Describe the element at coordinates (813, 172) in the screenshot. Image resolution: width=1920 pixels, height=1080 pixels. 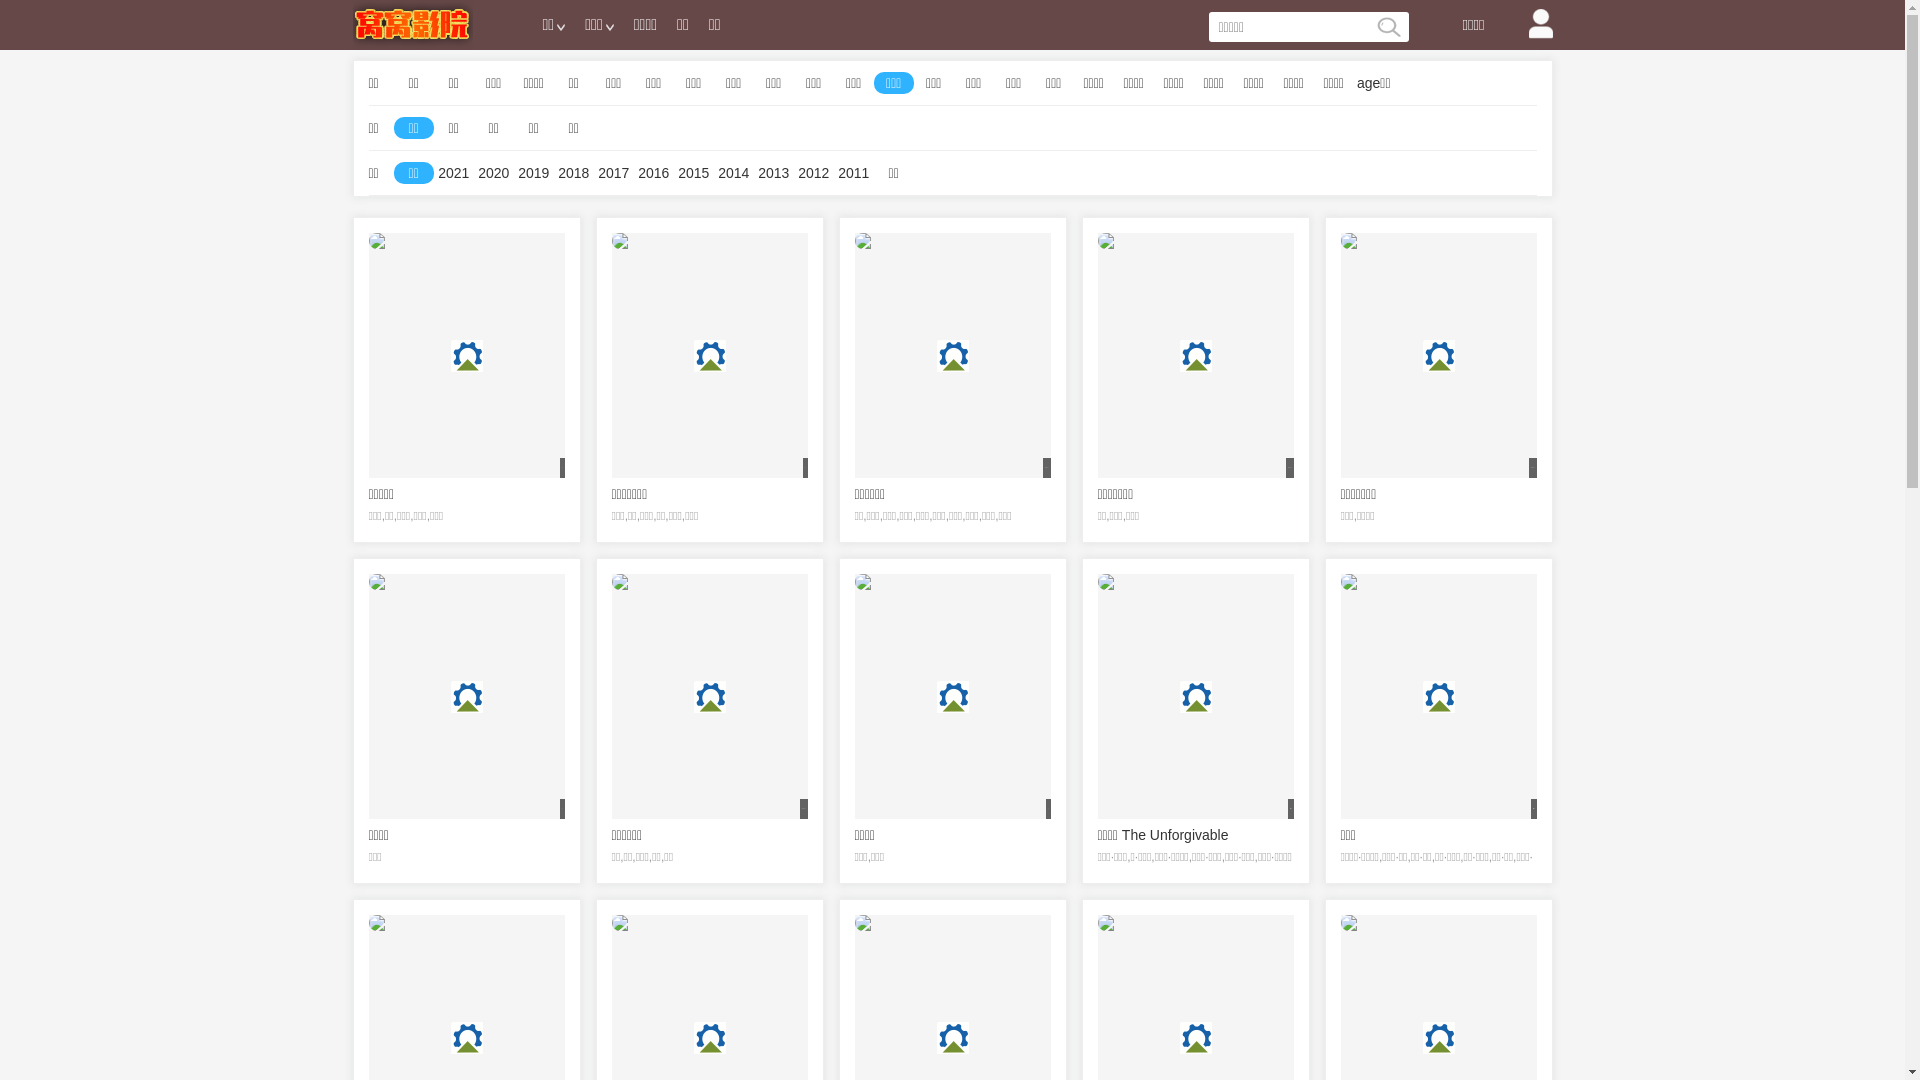
I see `'2012'` at that location.